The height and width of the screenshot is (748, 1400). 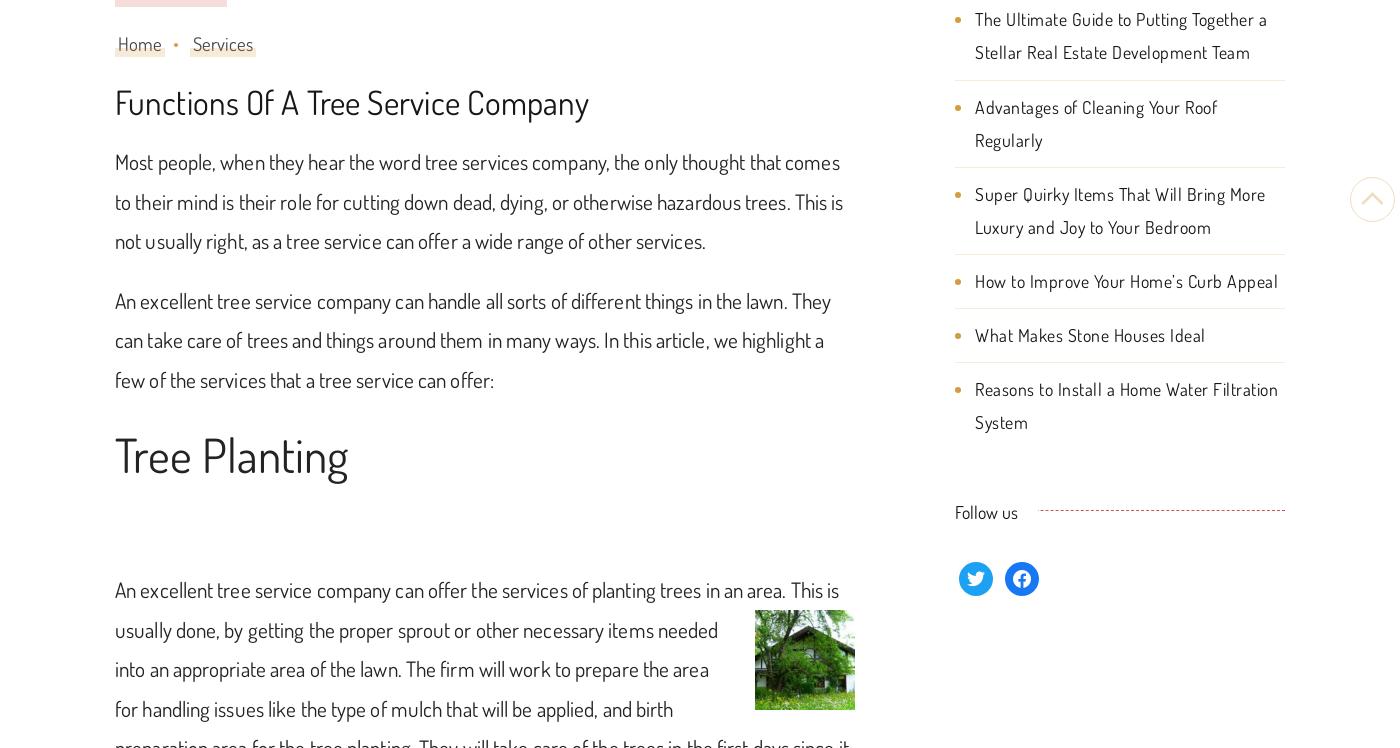 I want to click on 'How to Improve Your Home’s Curb Appeal', so click(x=1126, y=278).